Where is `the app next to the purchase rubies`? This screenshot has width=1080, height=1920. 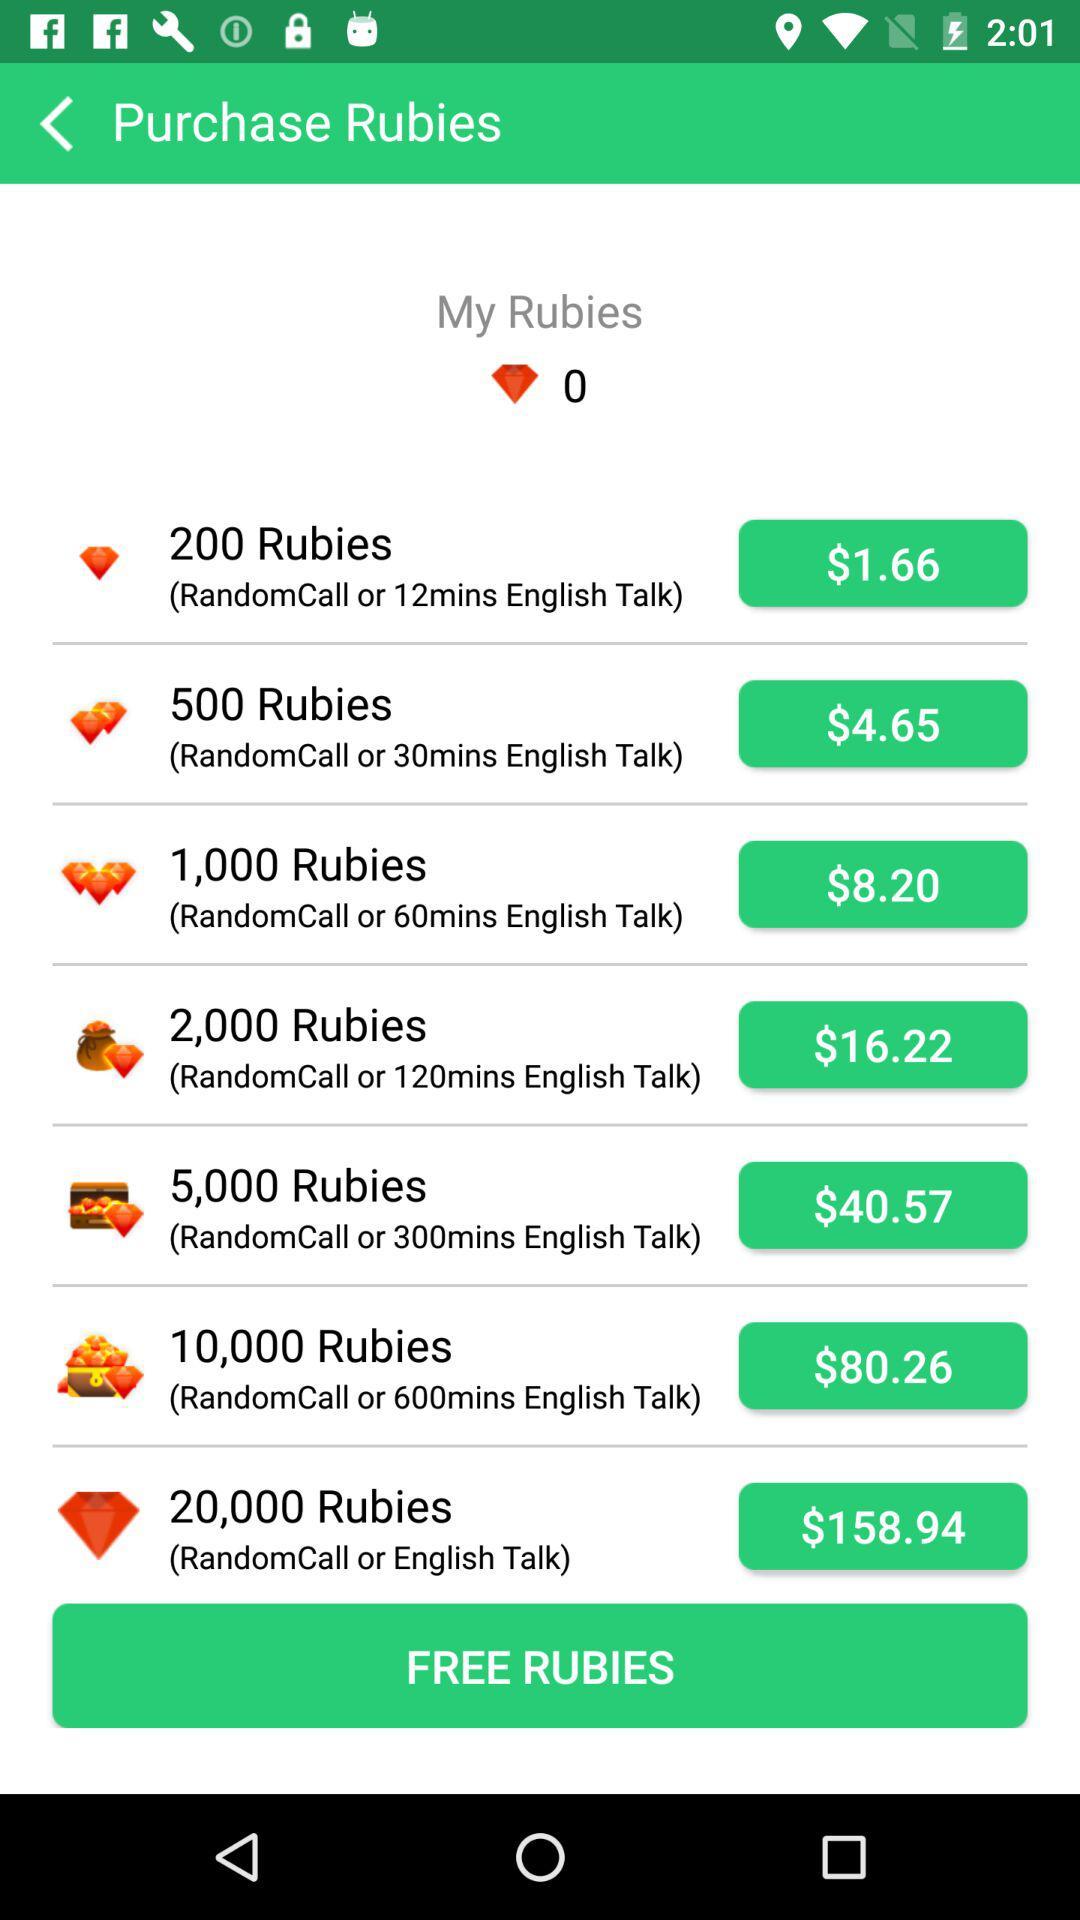 the app next to the purchase rubies is located at coordinates (54, 122).